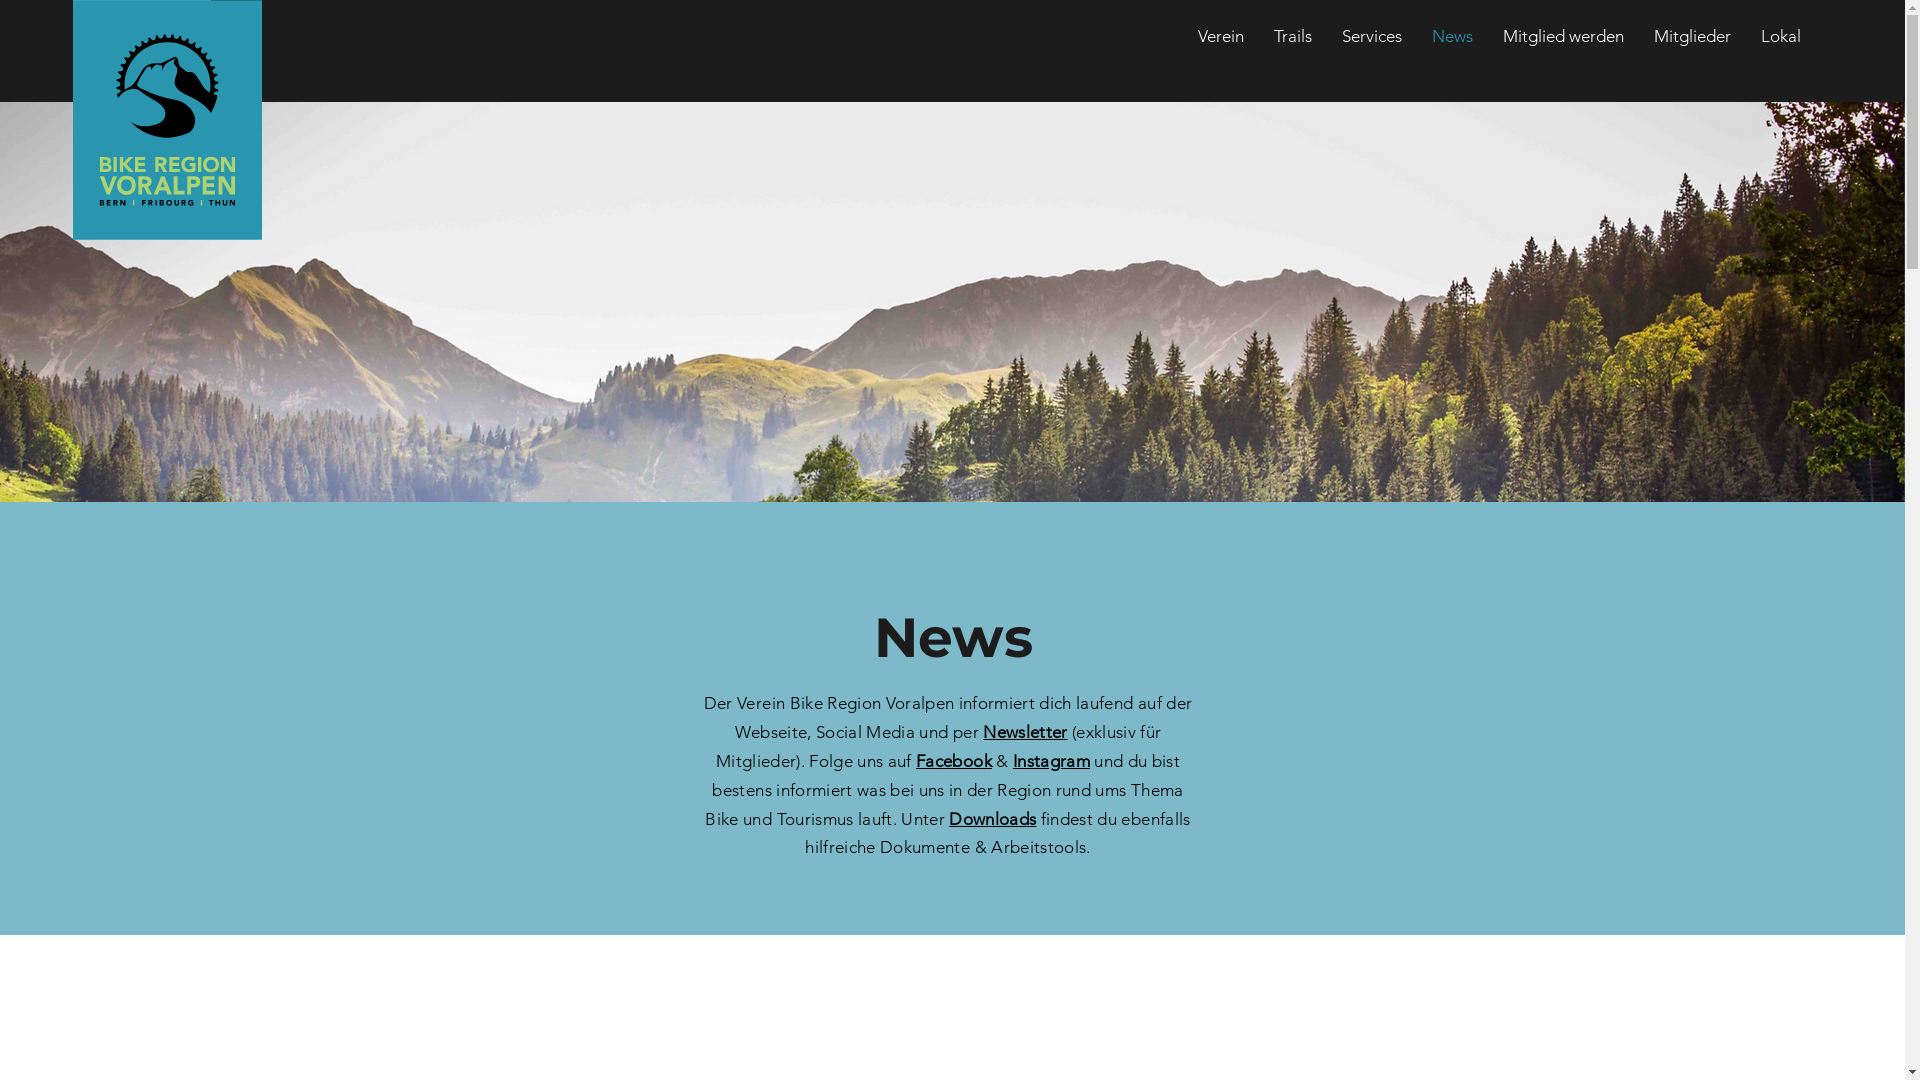 The height and width of the screenshot is (1080, 1920). I want to click on 'Downloads', so click(992, 818).